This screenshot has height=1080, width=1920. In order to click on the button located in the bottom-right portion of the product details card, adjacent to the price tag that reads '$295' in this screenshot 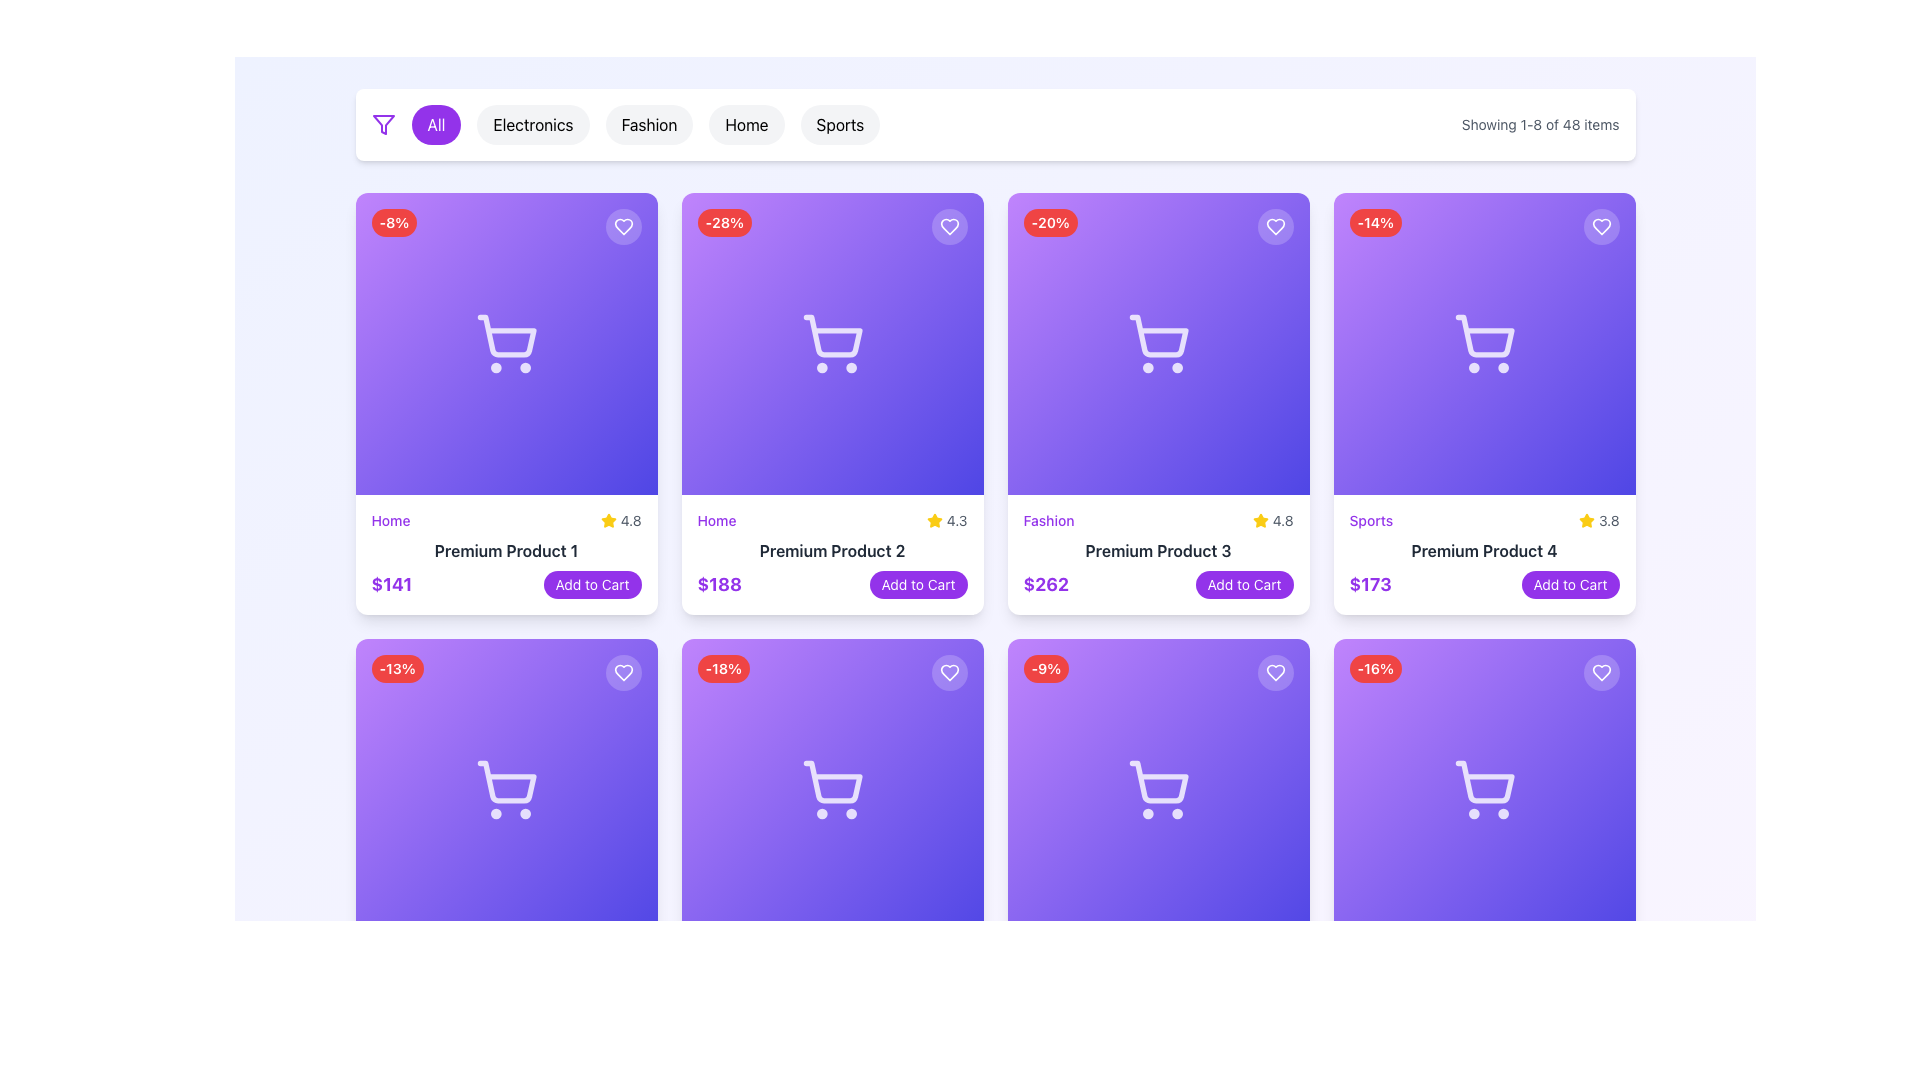, I will do `click(591, 1030)`.